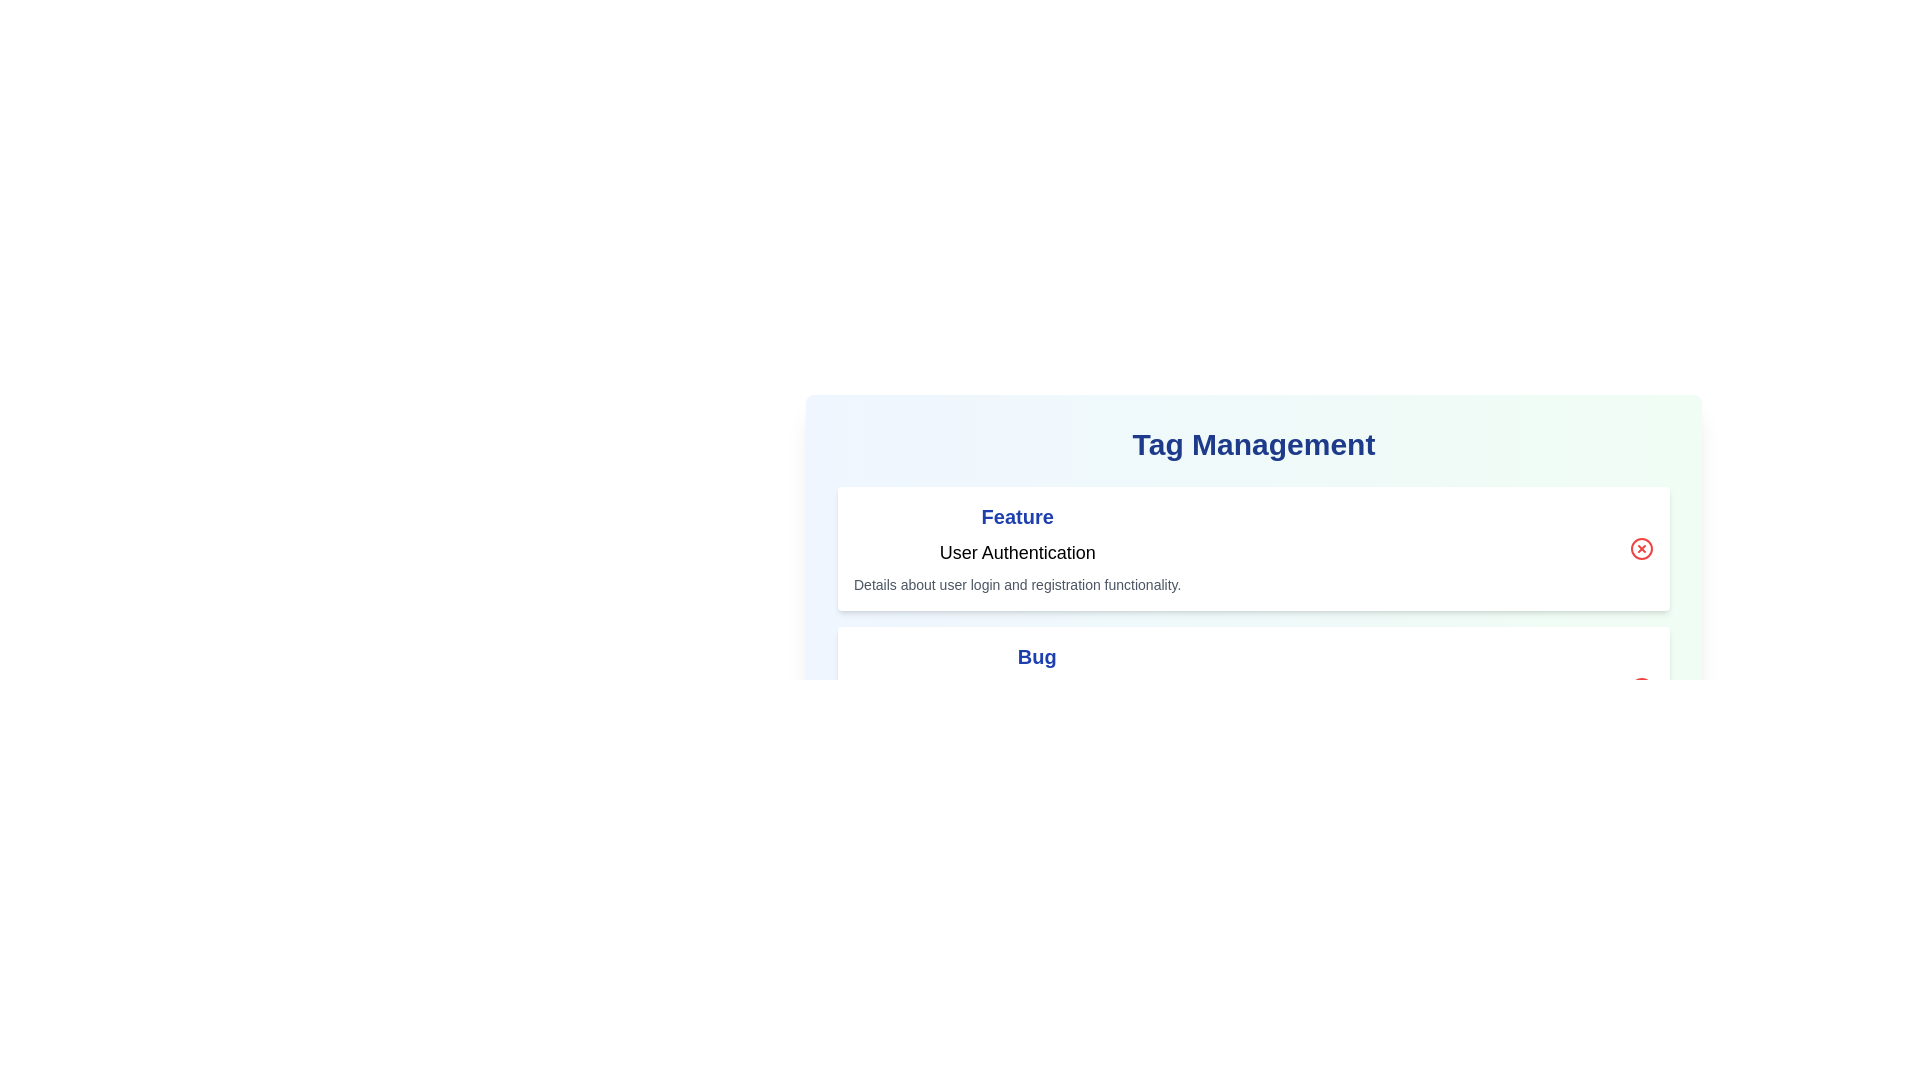 This screenshot has width=1920, height=1080. I want to click on the close icon located in the right section of the white rectangular card labeled 'Feature: User Authentication' in the 'Tag Management' interface, so click(1641, 548).